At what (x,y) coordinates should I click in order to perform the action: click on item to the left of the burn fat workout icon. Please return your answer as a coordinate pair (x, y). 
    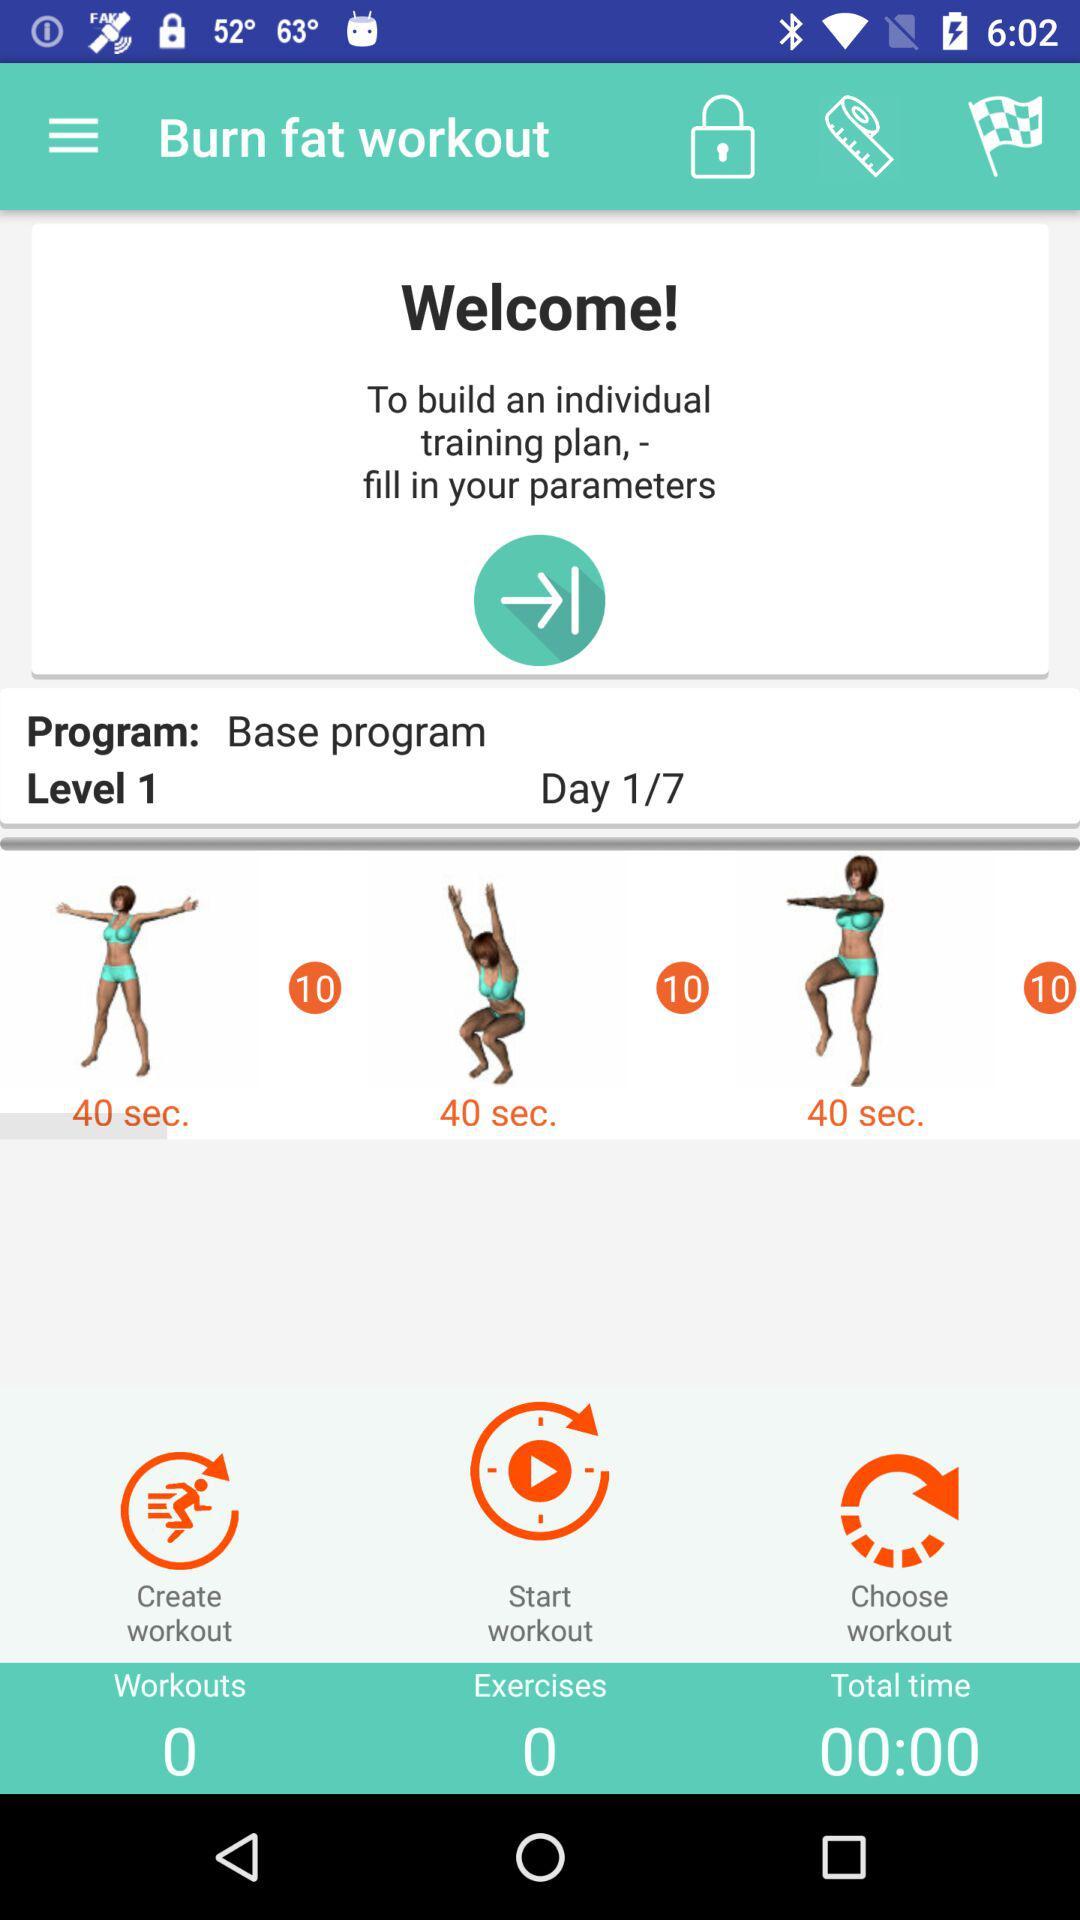
    Looking at the image, I should click on (72, 135).